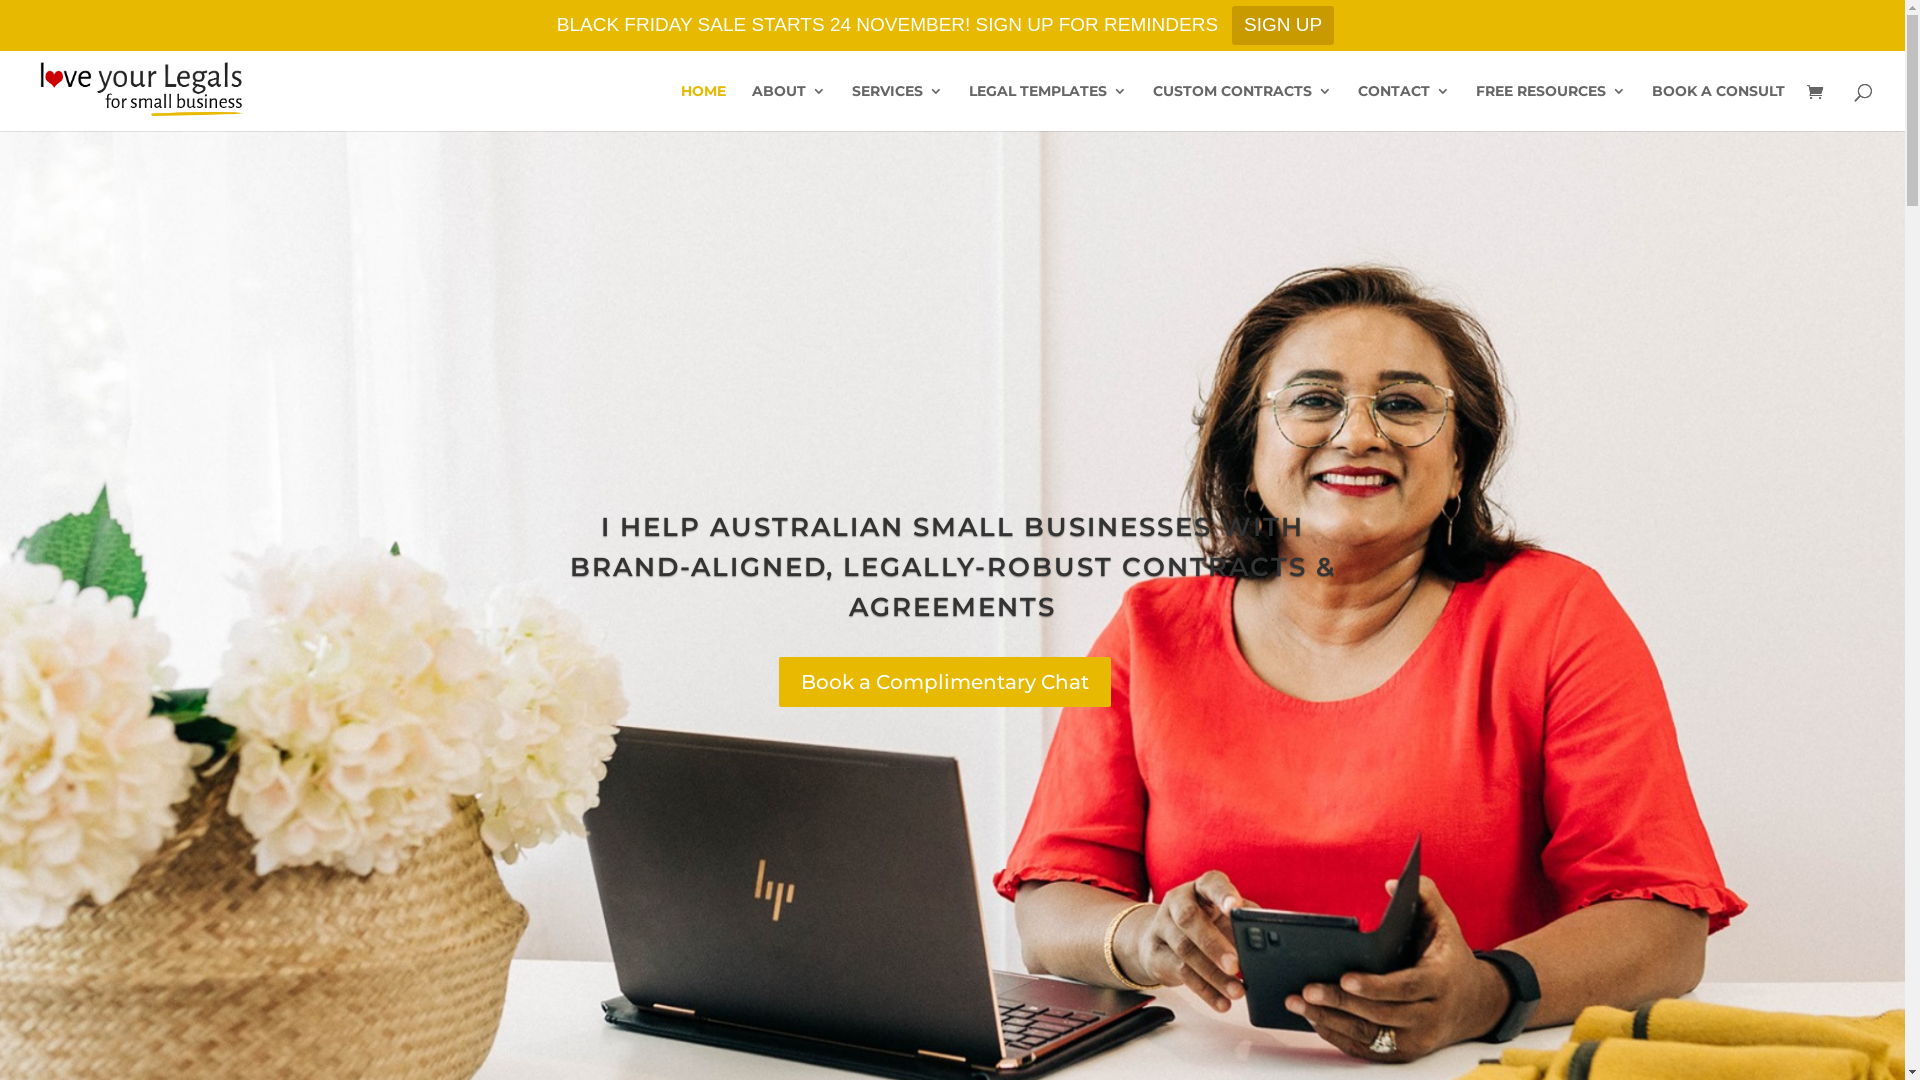 Image resolution: width=1920 pixels, height=1080 pixels. I want to click on 'SIGN UP', so click(1282, 25).